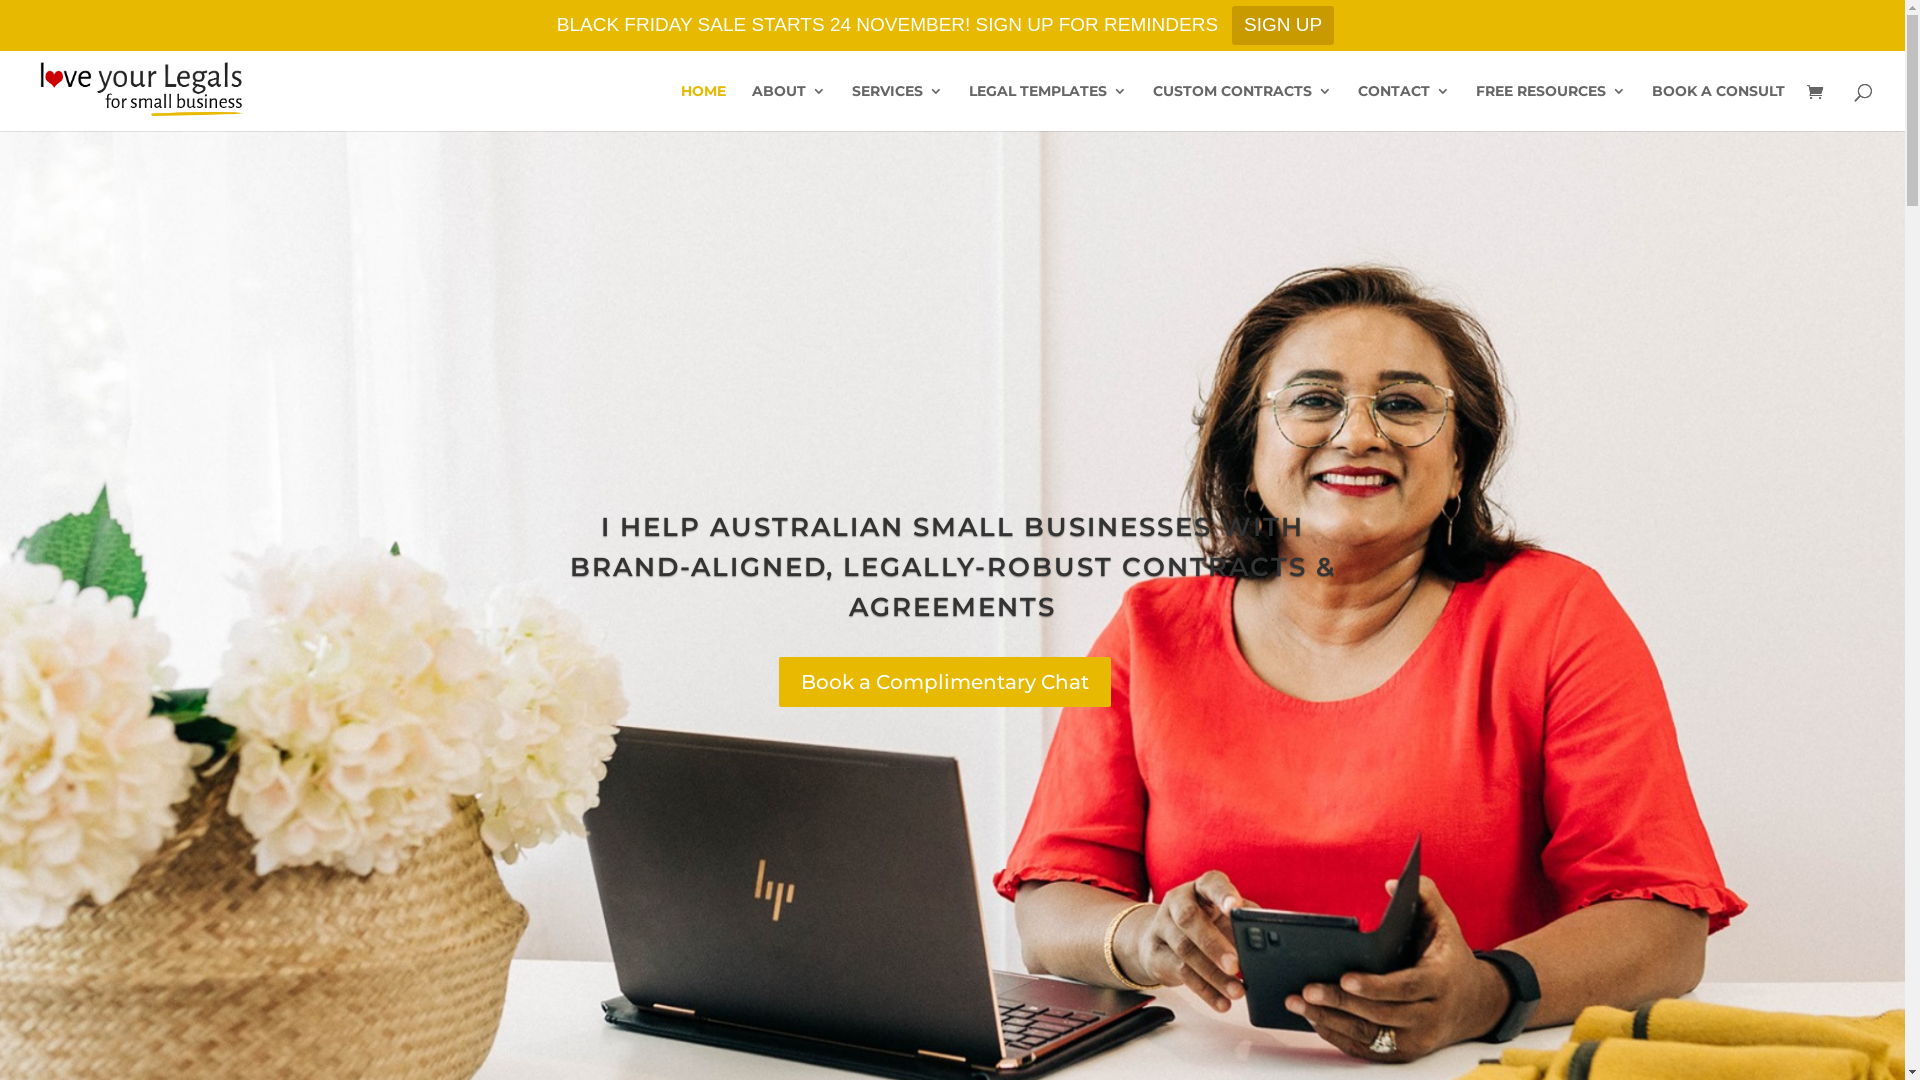 Image resolution: width=1920 pixels, height=1080 pixels. I want to click on 'SIGN UP', so click(1282, 25).